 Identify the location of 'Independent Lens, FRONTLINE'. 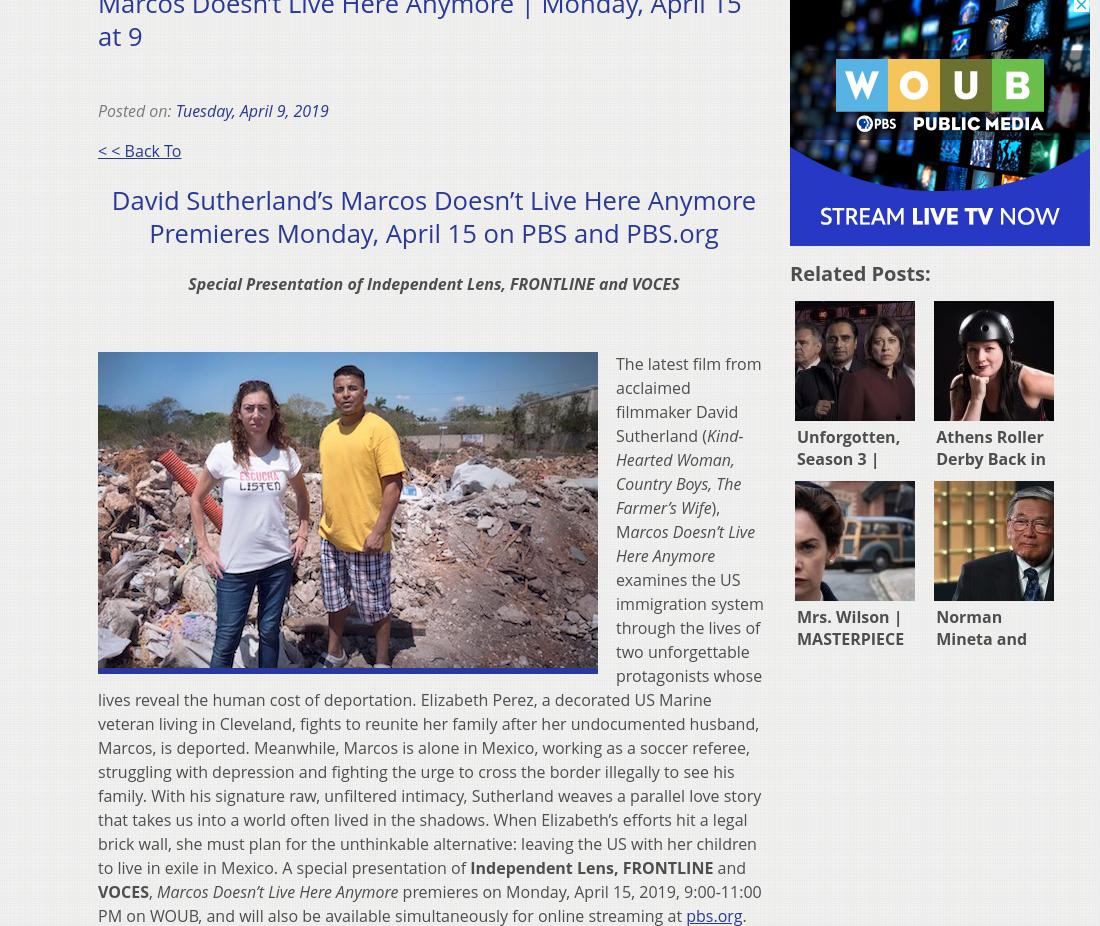
(590, 867).